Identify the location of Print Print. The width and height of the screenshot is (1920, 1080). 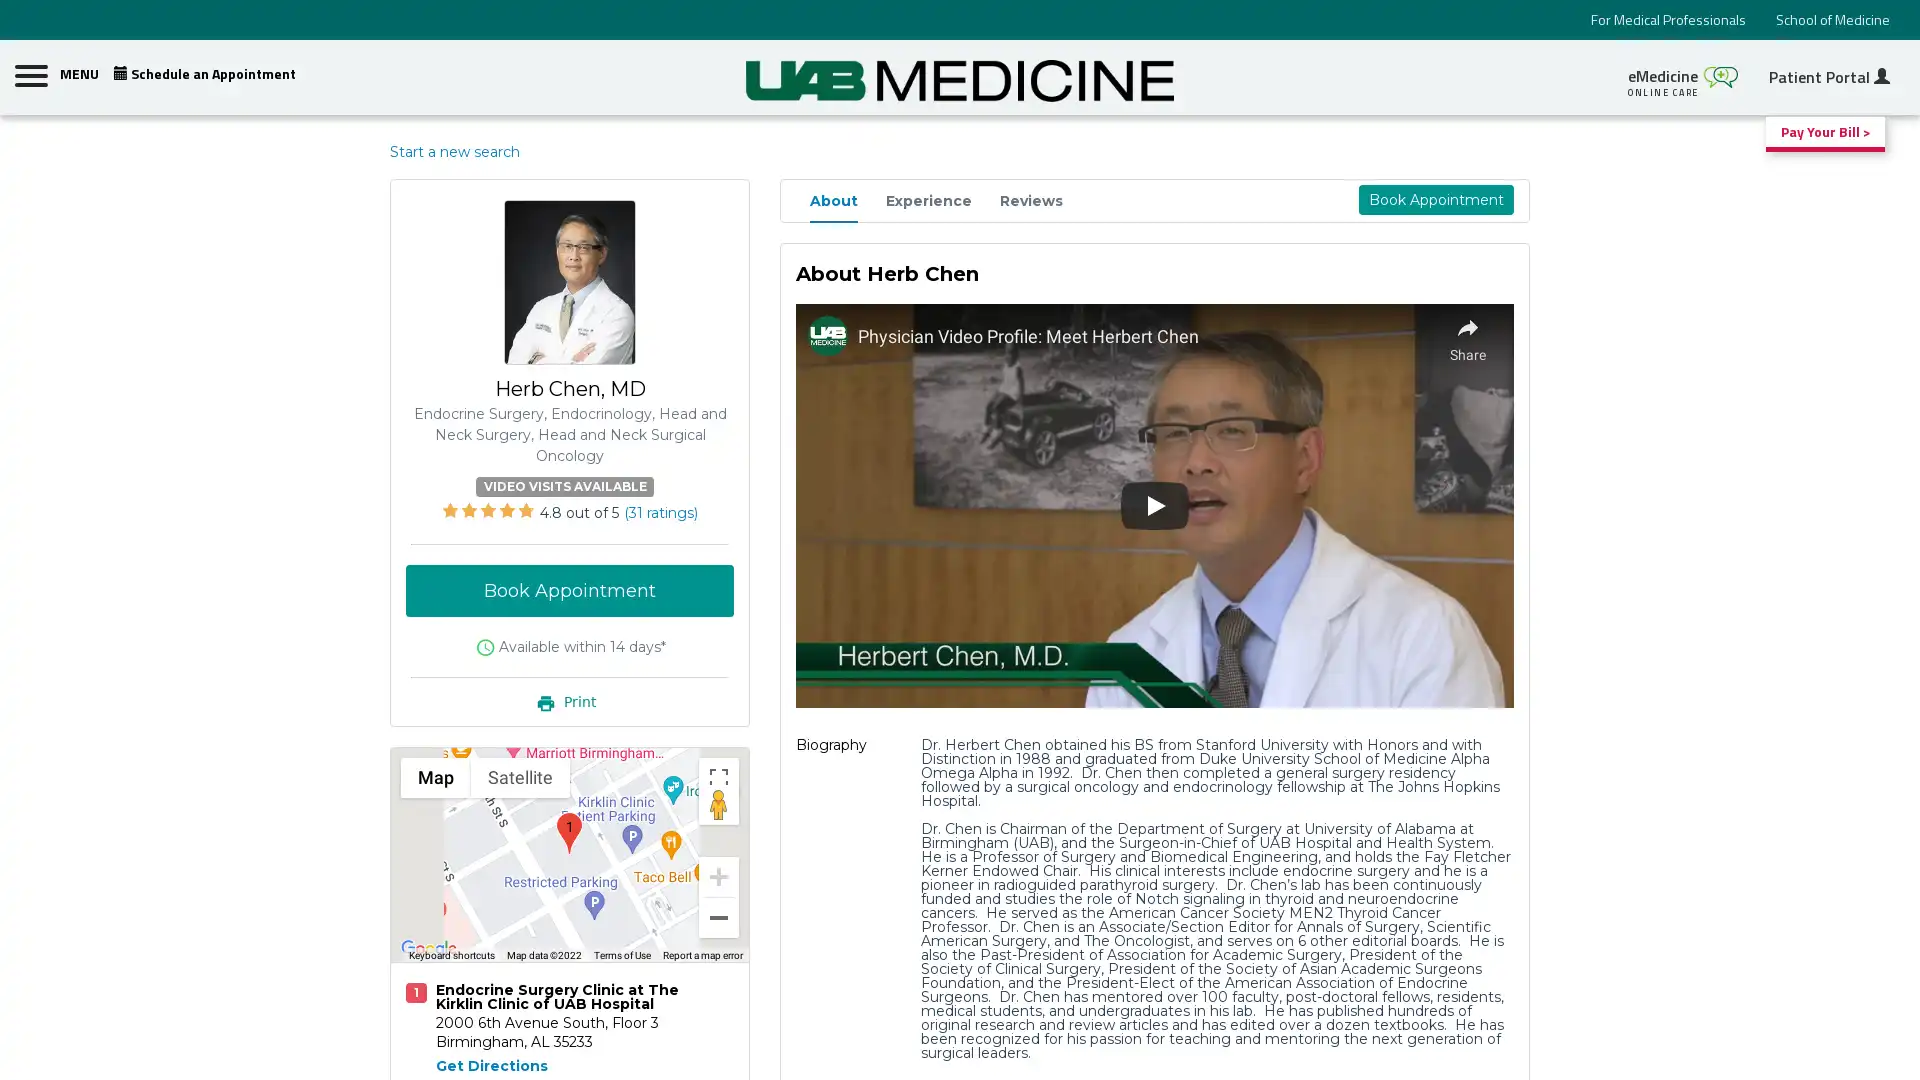
(569, 700).